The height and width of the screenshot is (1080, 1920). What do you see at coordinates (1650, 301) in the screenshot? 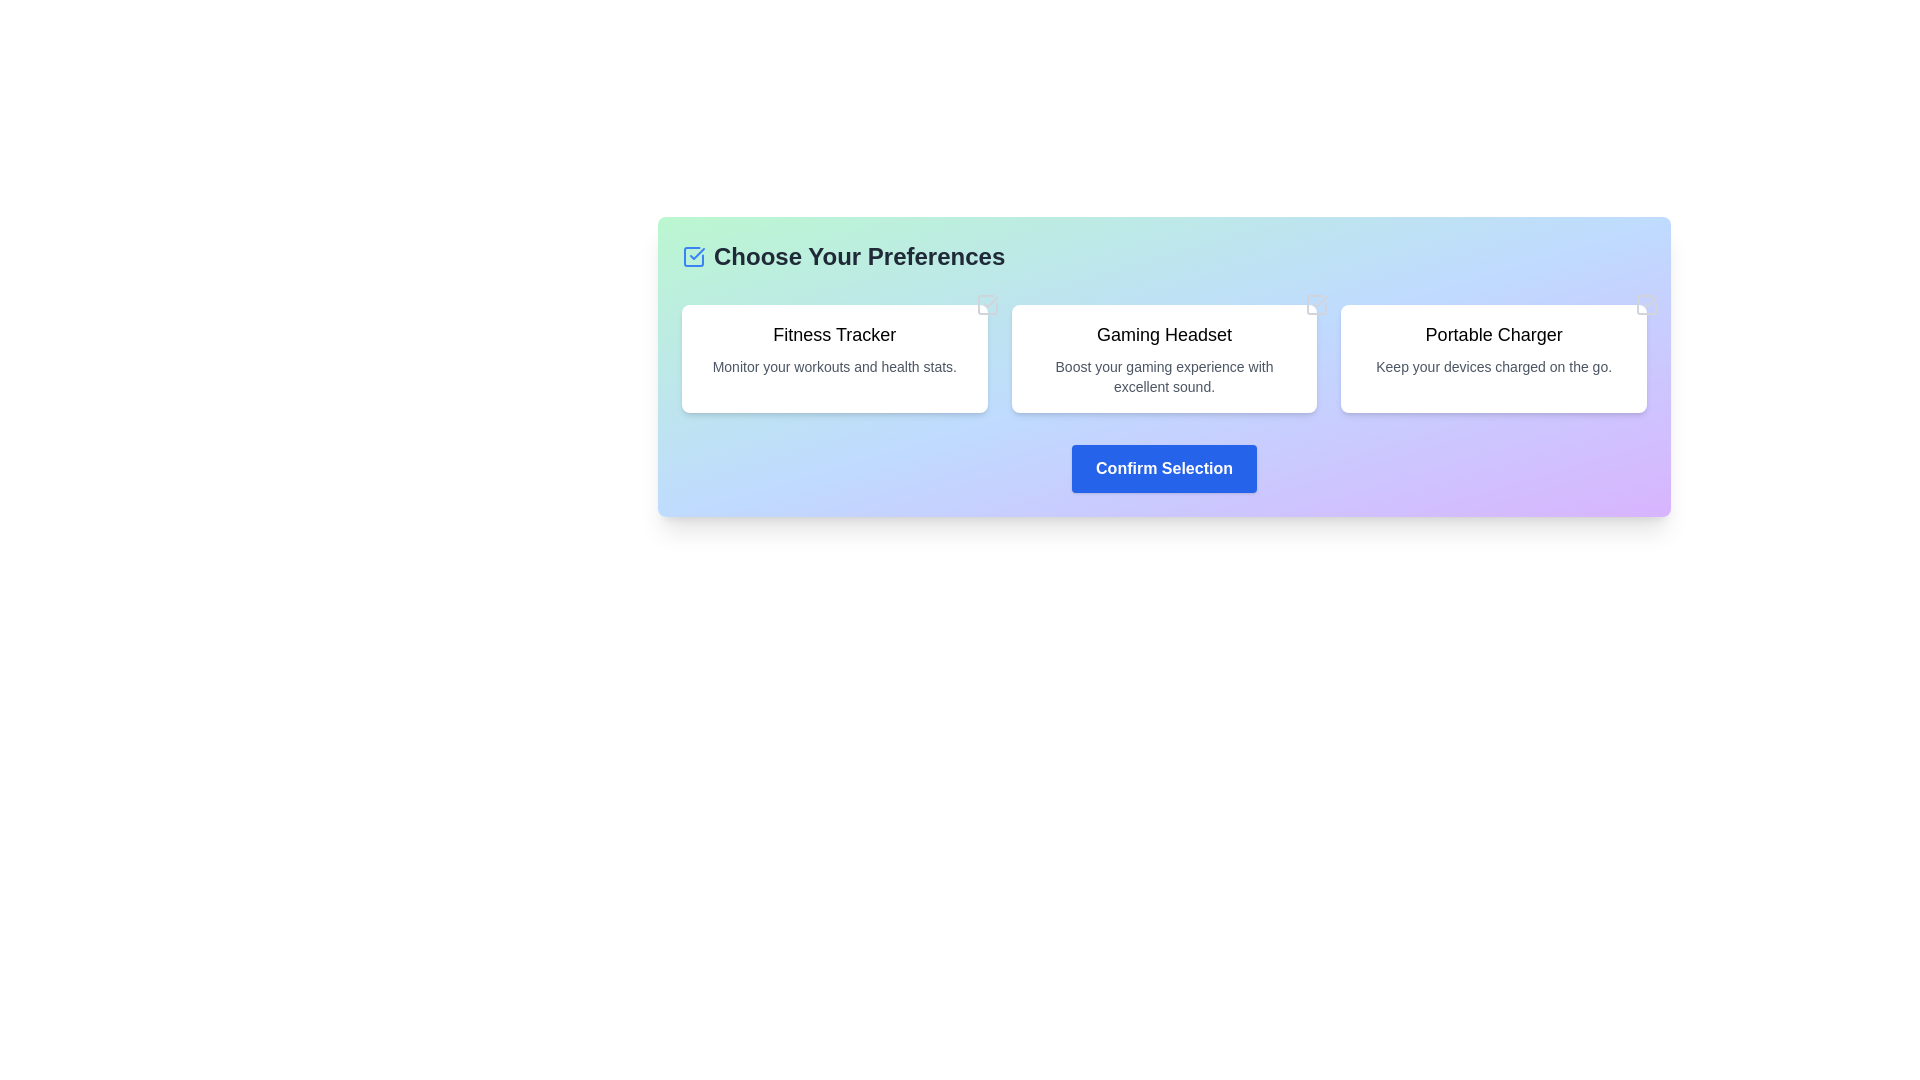
I see `check mark icon in the top right corner of the 'Portable Charger' card using developer tools` at bounding box center [1650, 301].